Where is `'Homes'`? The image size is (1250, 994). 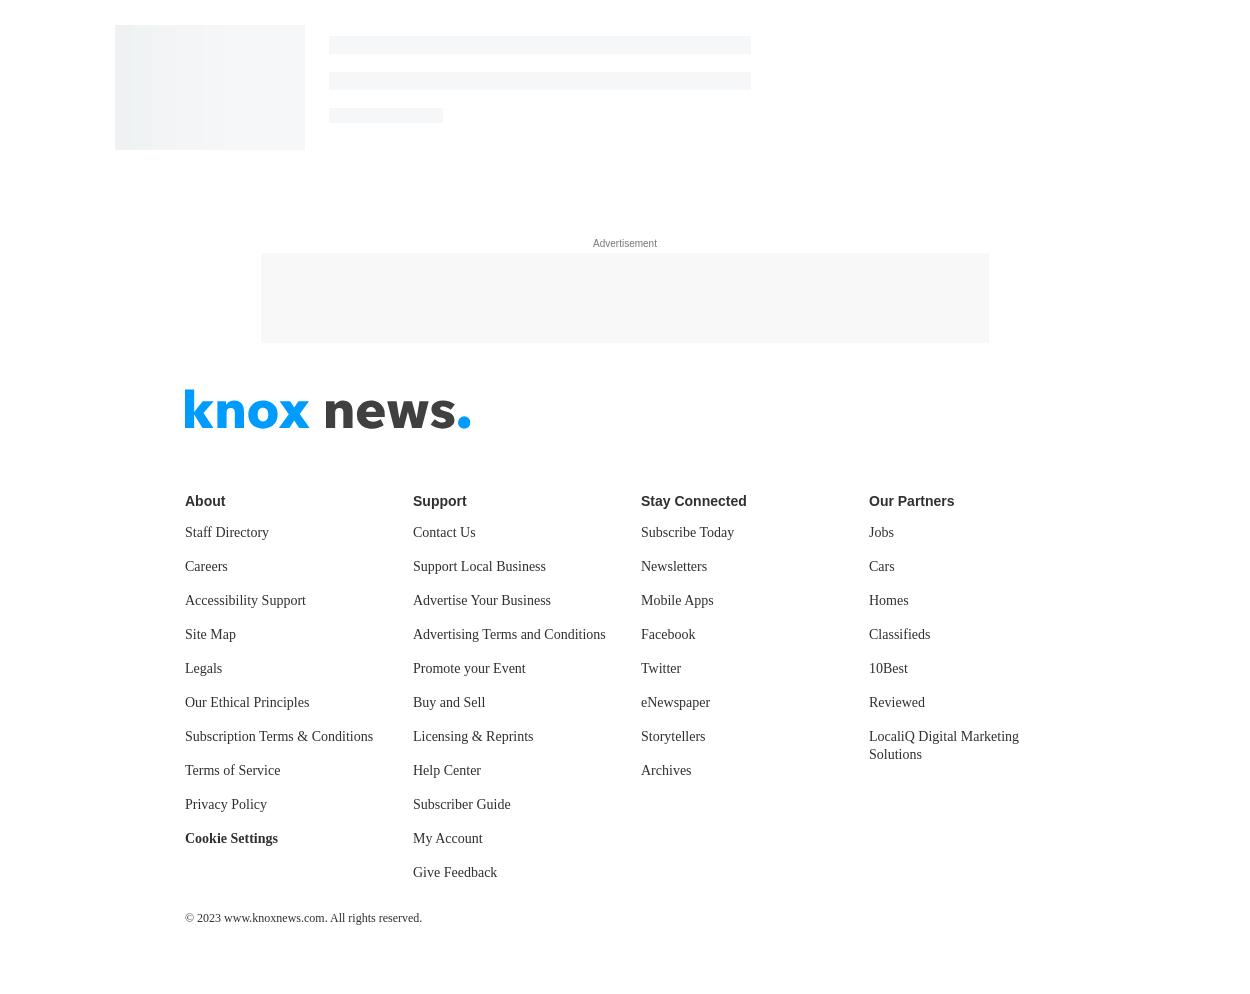 'Homes' is located at coordinates (868, 599).